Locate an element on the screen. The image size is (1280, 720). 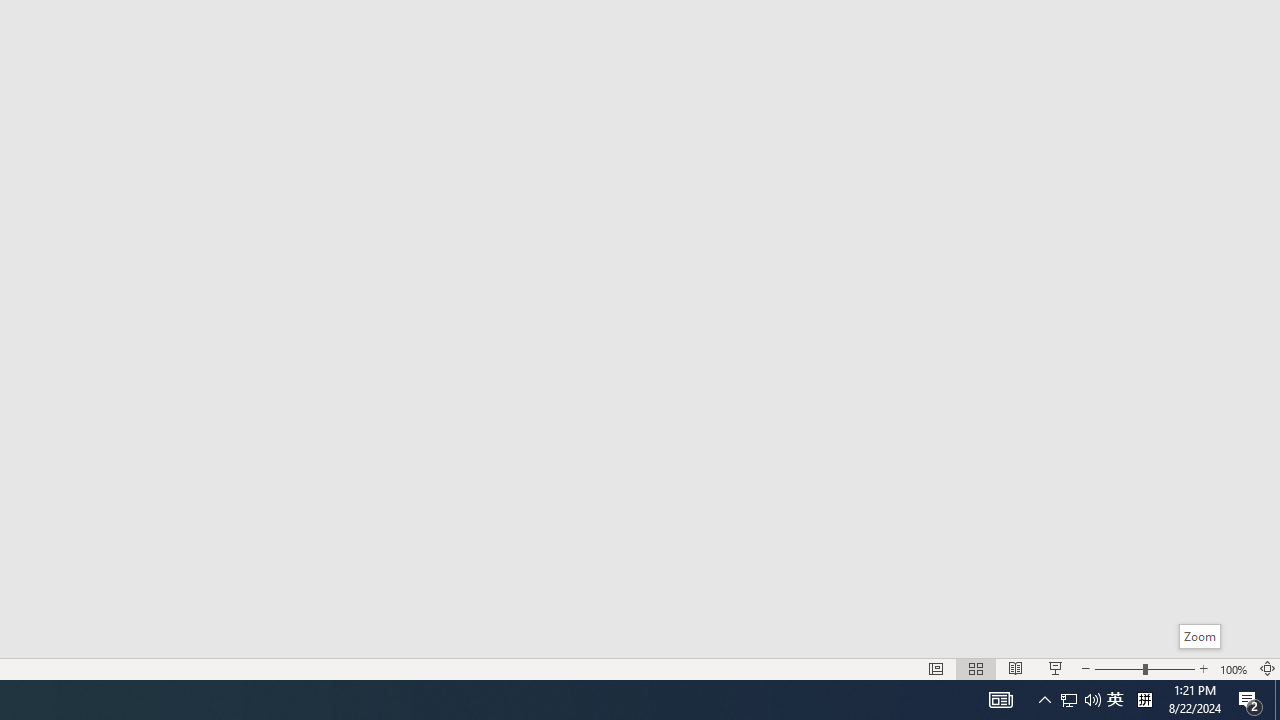
'Zoom 100%' is located at coordinates (1233, 669).